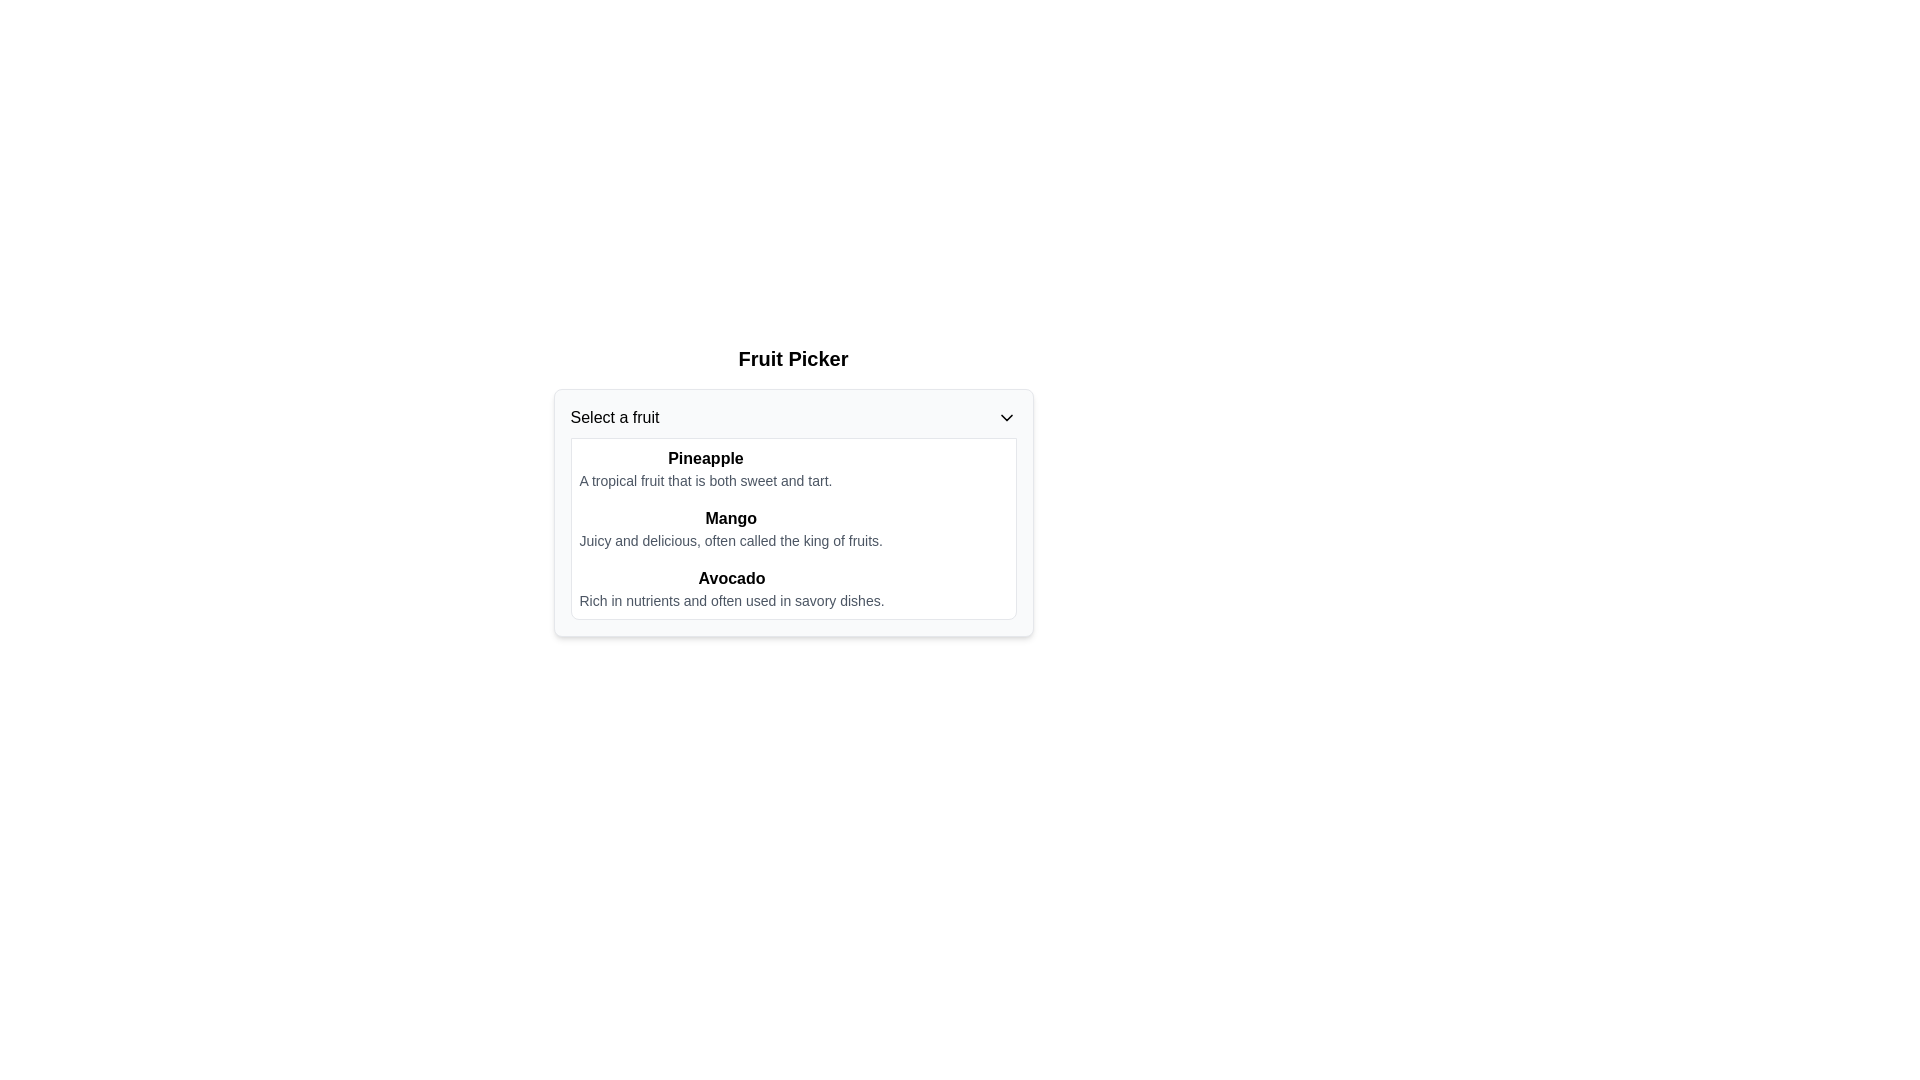  Describe the element at coordinates (792, 490) in the screenshot. I see `the Dropdown menu for fruit selection, which is centrally aligned below the title 'Fruit Picker' in the dialog box` at that location.